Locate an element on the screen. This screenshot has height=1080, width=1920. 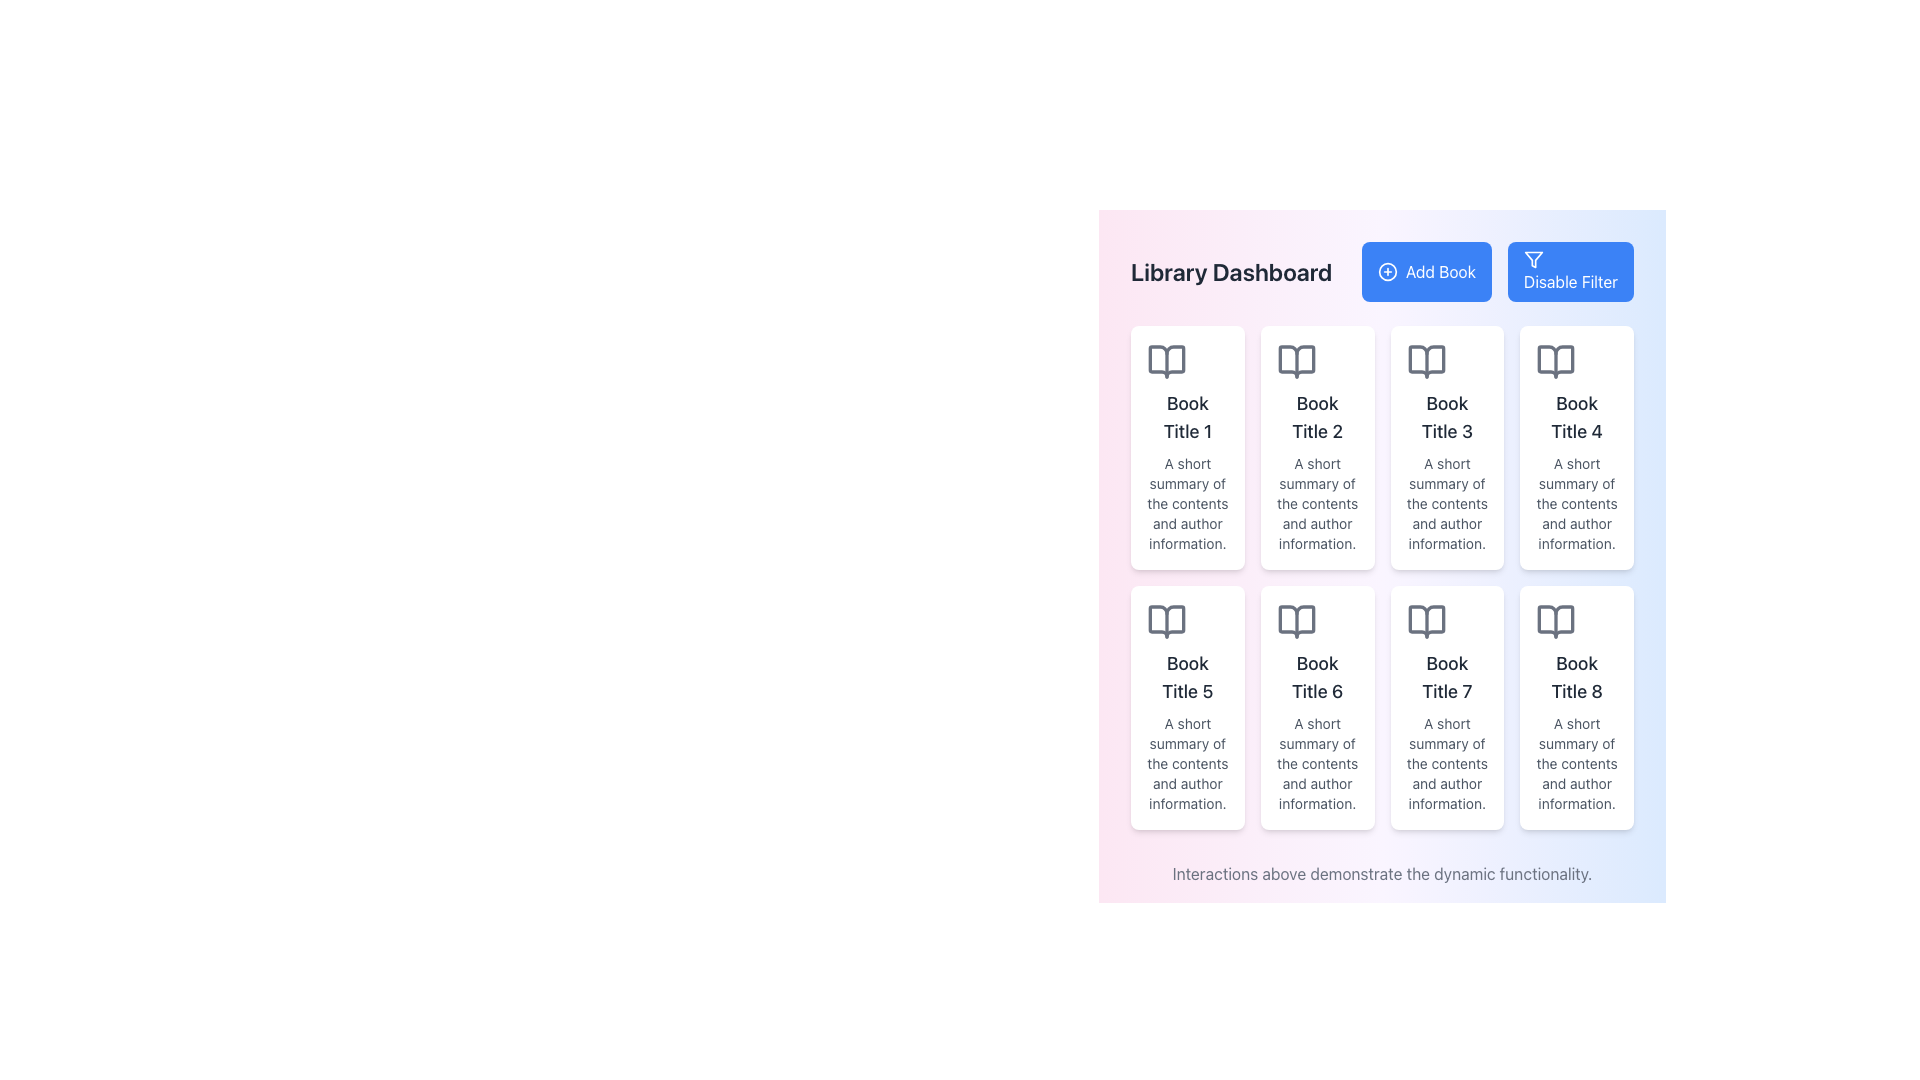
the descriptive text element that provides a summary of 'Book Title 1' in the upper left card layout is located at coordinates (1187, 503).